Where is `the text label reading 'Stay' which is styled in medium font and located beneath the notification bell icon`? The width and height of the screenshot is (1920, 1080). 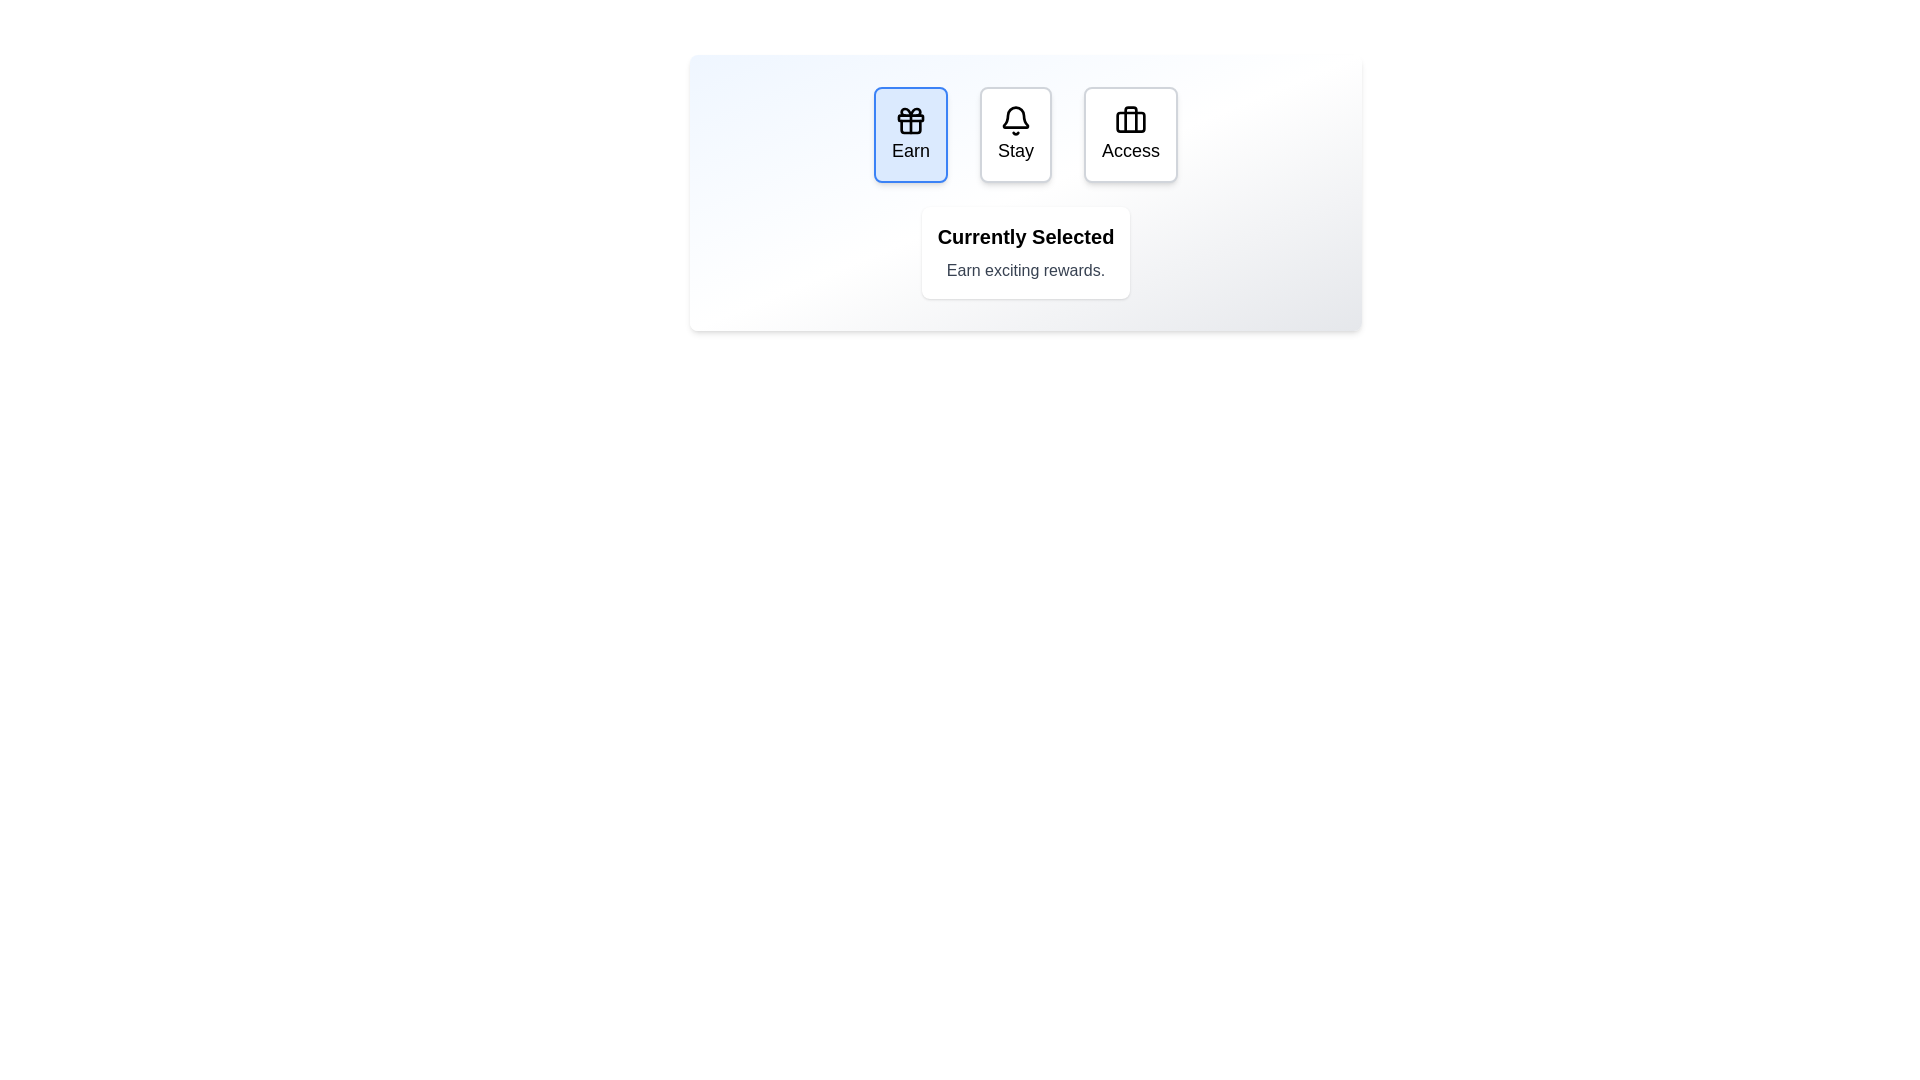
the text label reading 'Stay' which is styled in medium font and located beneath the notification bell icon is located at coordinates (1016, 149).